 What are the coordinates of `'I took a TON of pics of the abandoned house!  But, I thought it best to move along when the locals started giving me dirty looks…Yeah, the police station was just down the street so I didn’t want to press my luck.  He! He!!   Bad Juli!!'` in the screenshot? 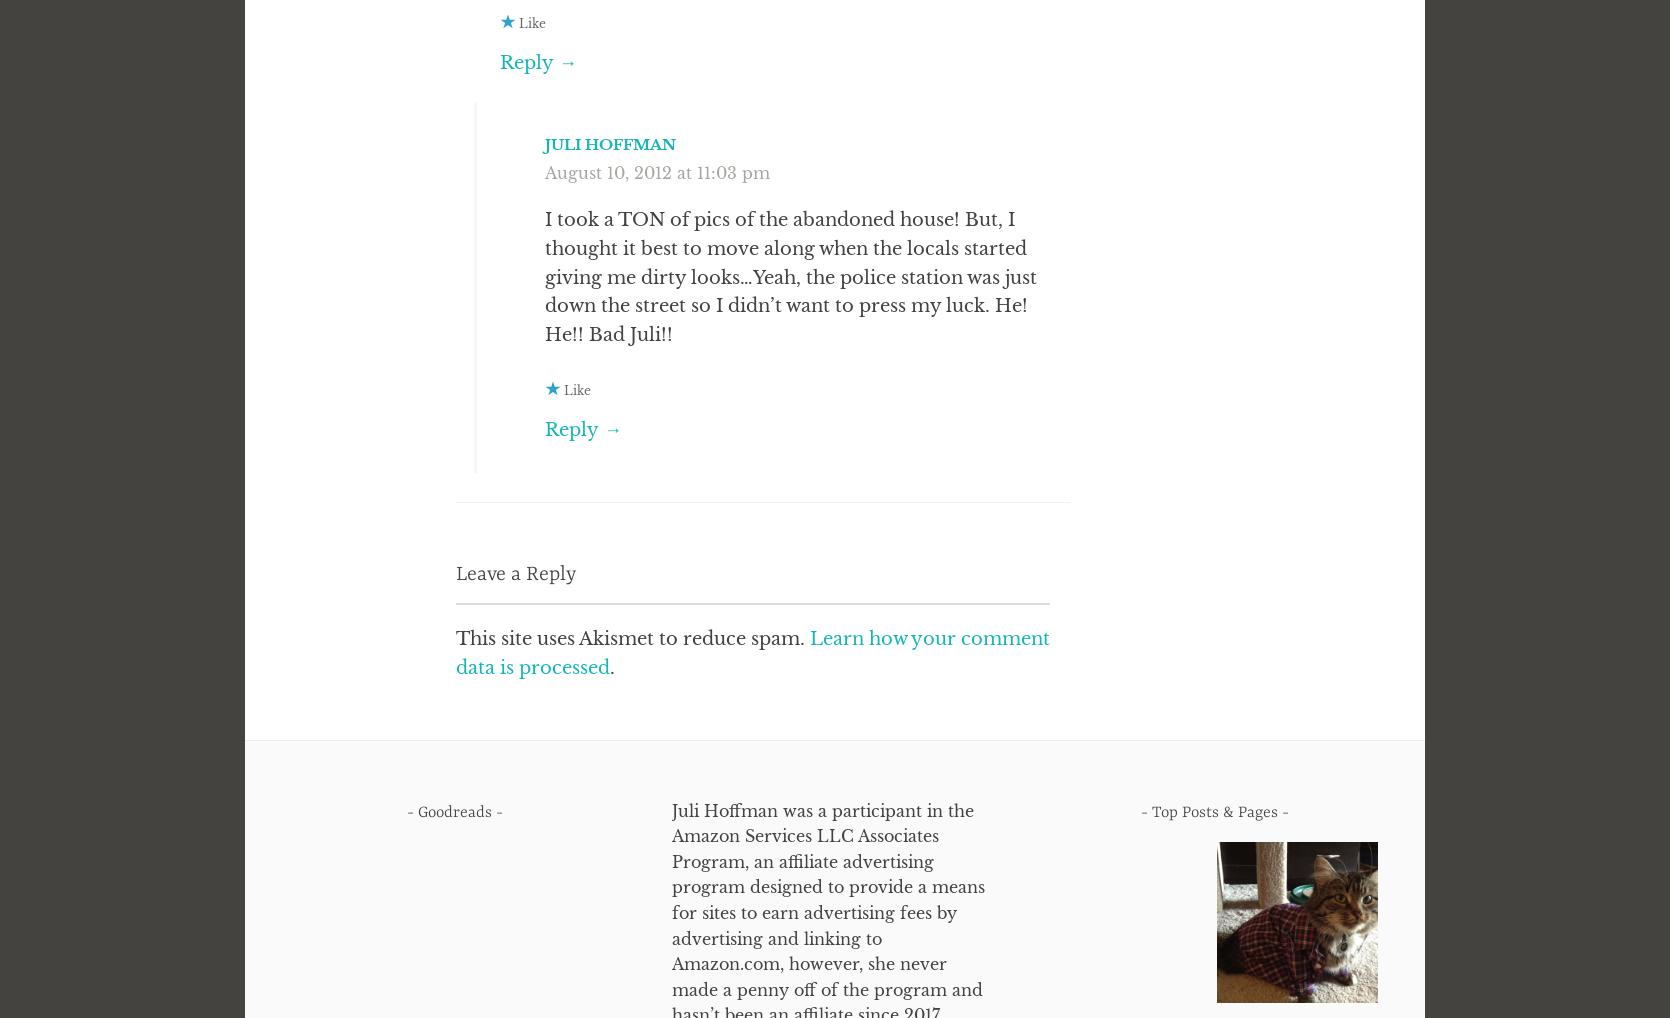 It's located at (790, 276).